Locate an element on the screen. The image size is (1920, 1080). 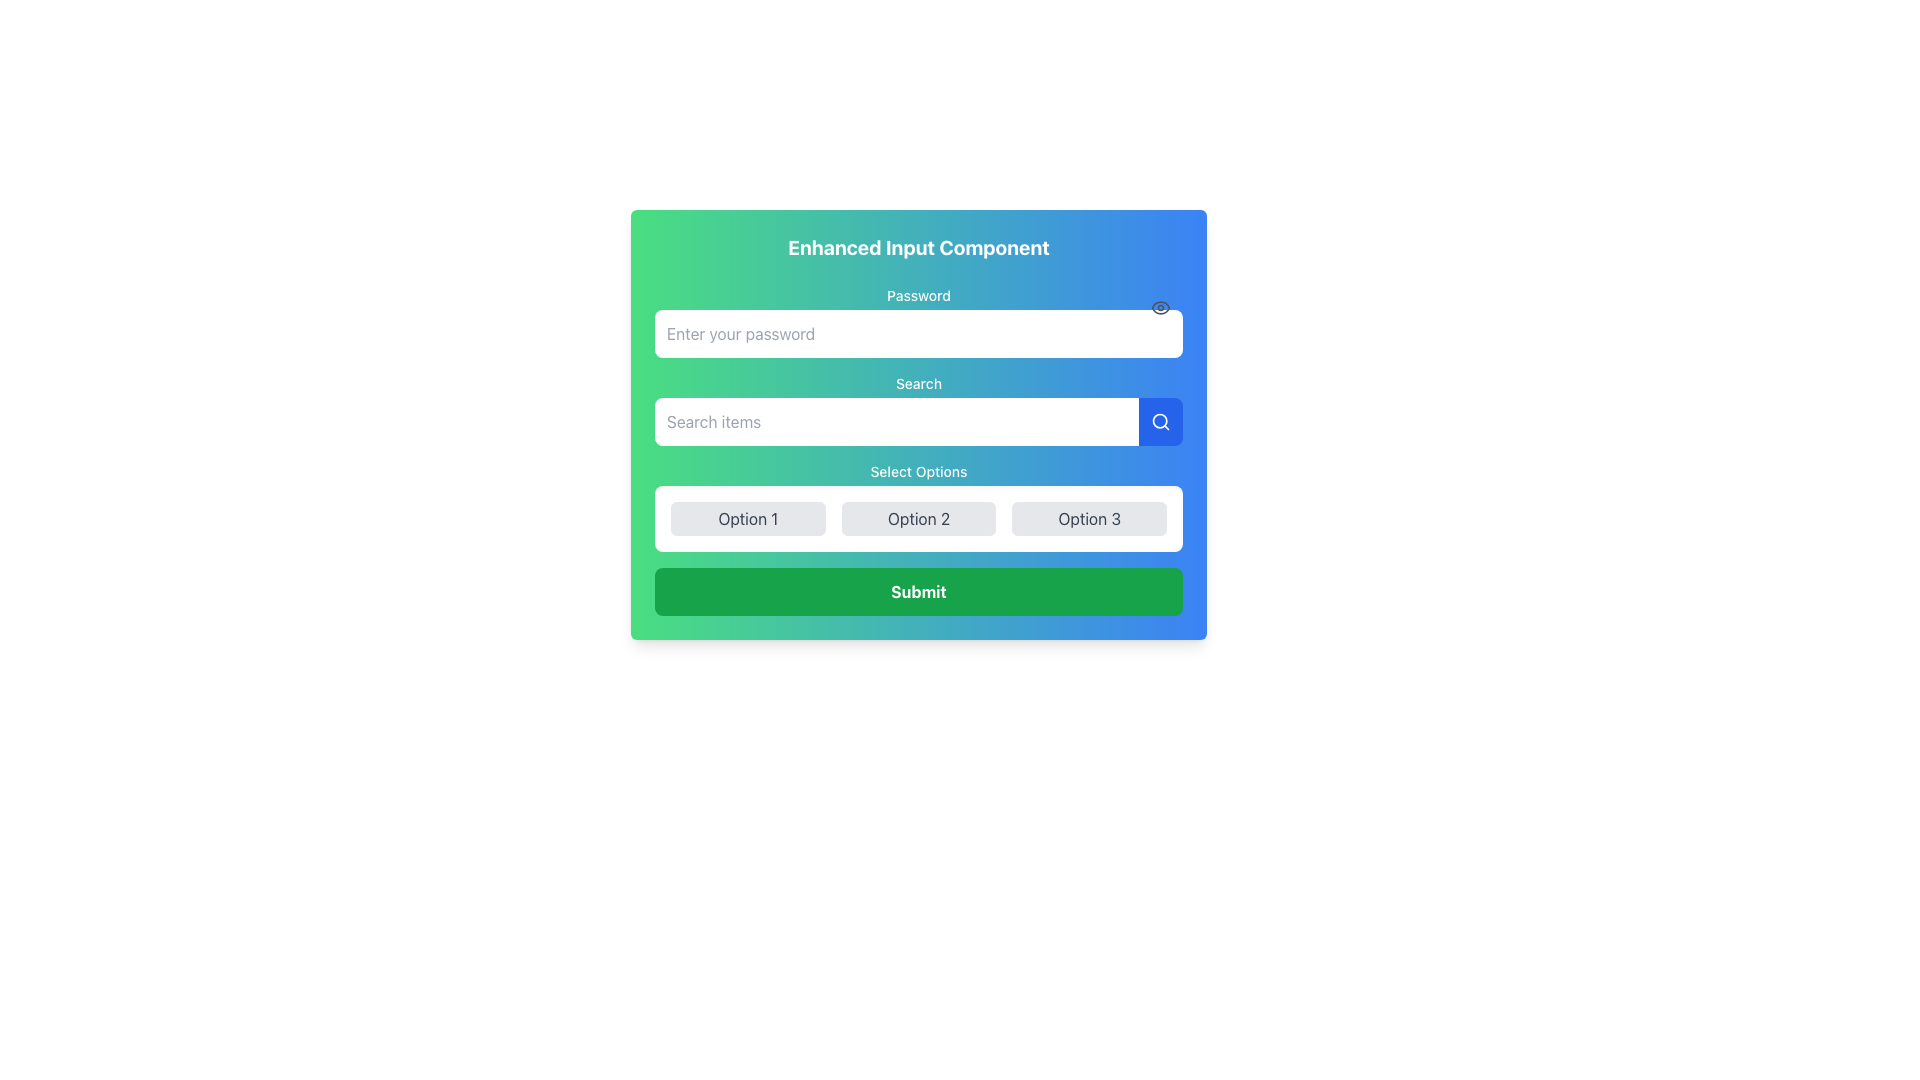
the search icon button is located at coordinates (1161, 420).